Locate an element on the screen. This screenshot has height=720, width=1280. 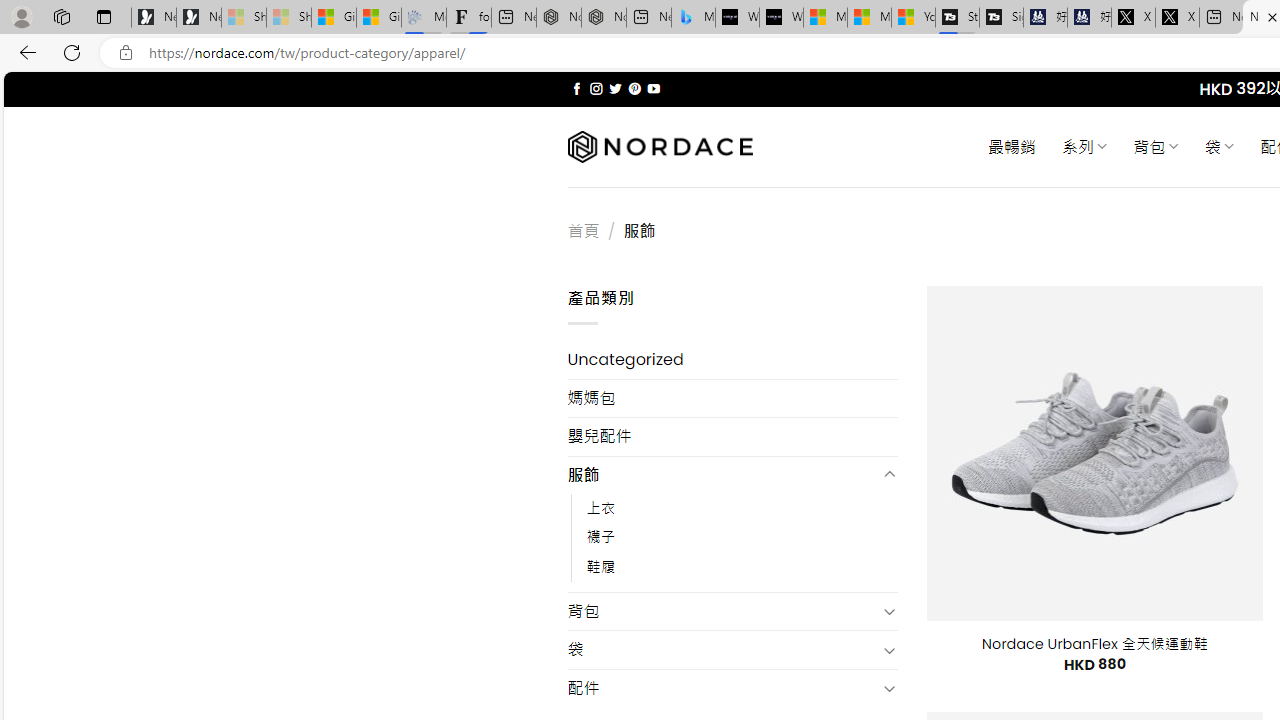
'Follow on Facebook' is located at coordinates (576, 88).